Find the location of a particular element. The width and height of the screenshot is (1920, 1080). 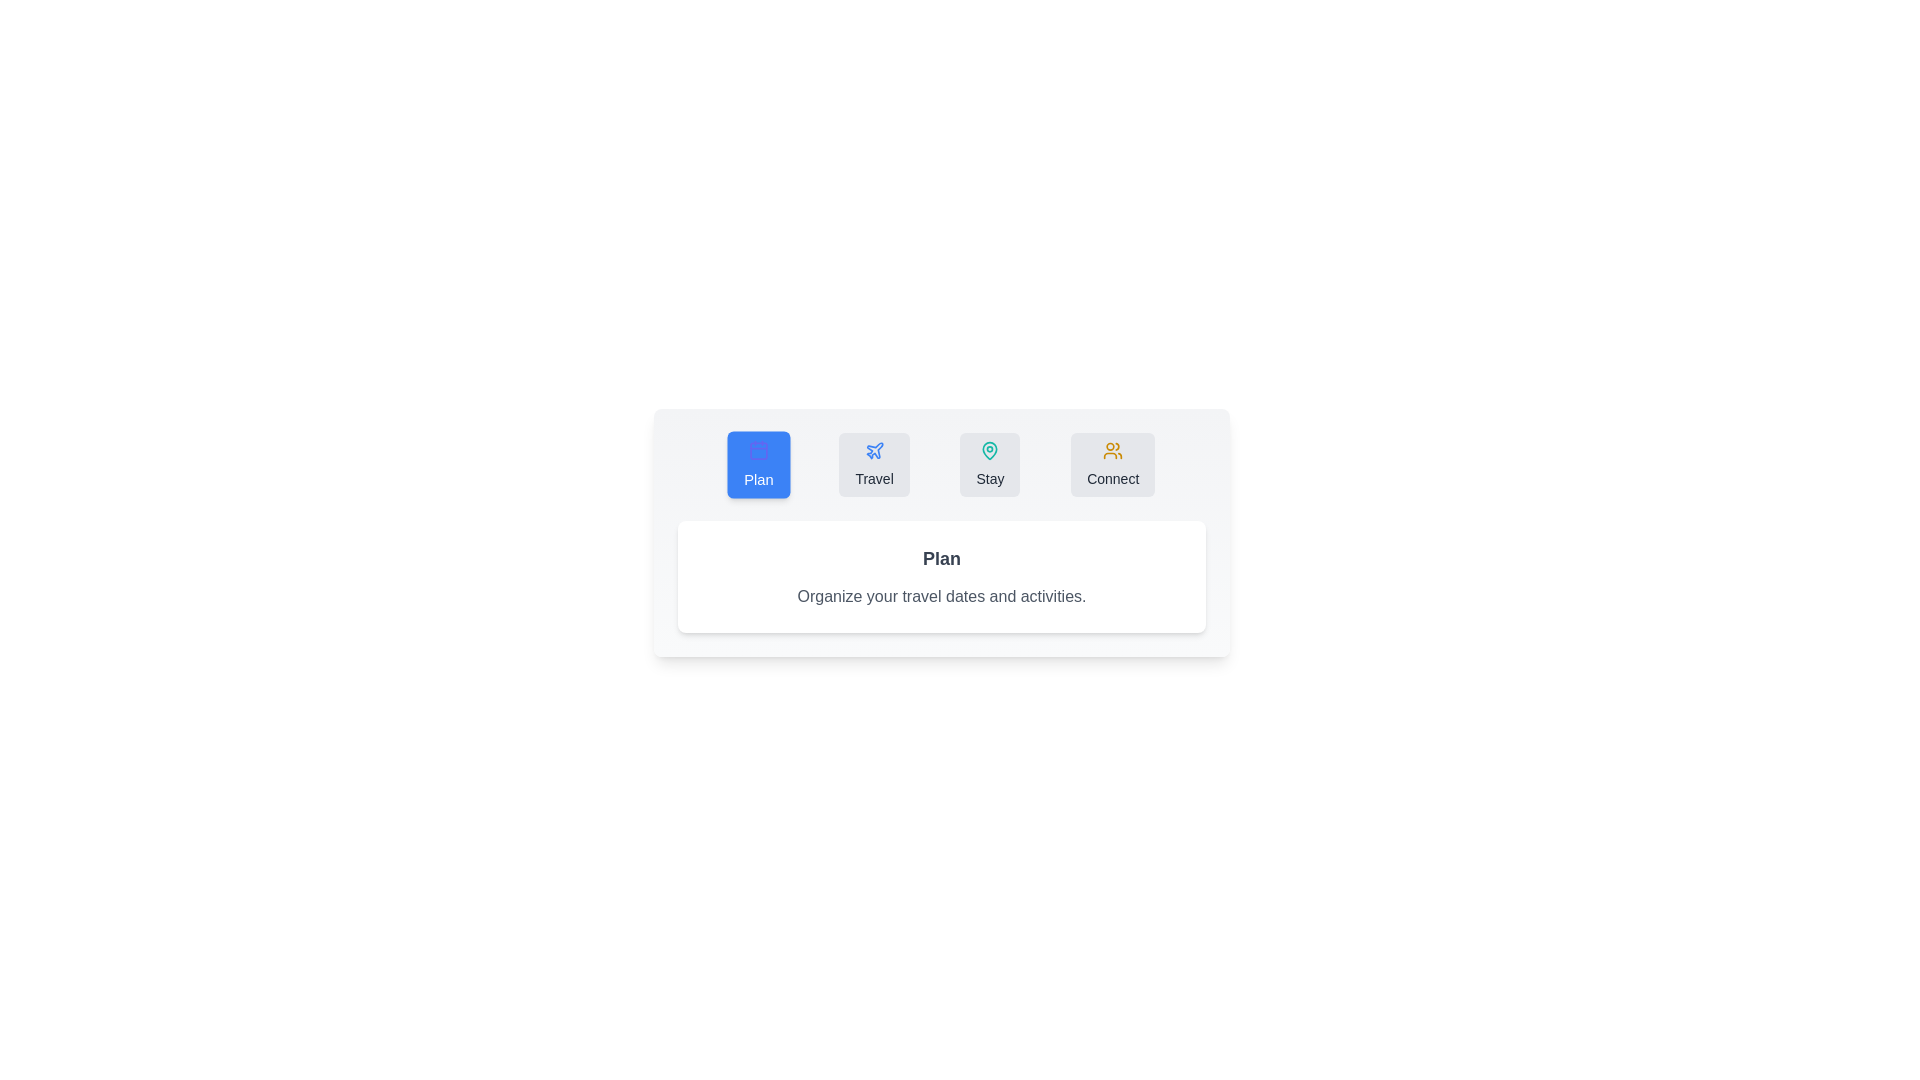

the tab labeled 'Travel' to preview its hover state is located at coordinates (874, 465).